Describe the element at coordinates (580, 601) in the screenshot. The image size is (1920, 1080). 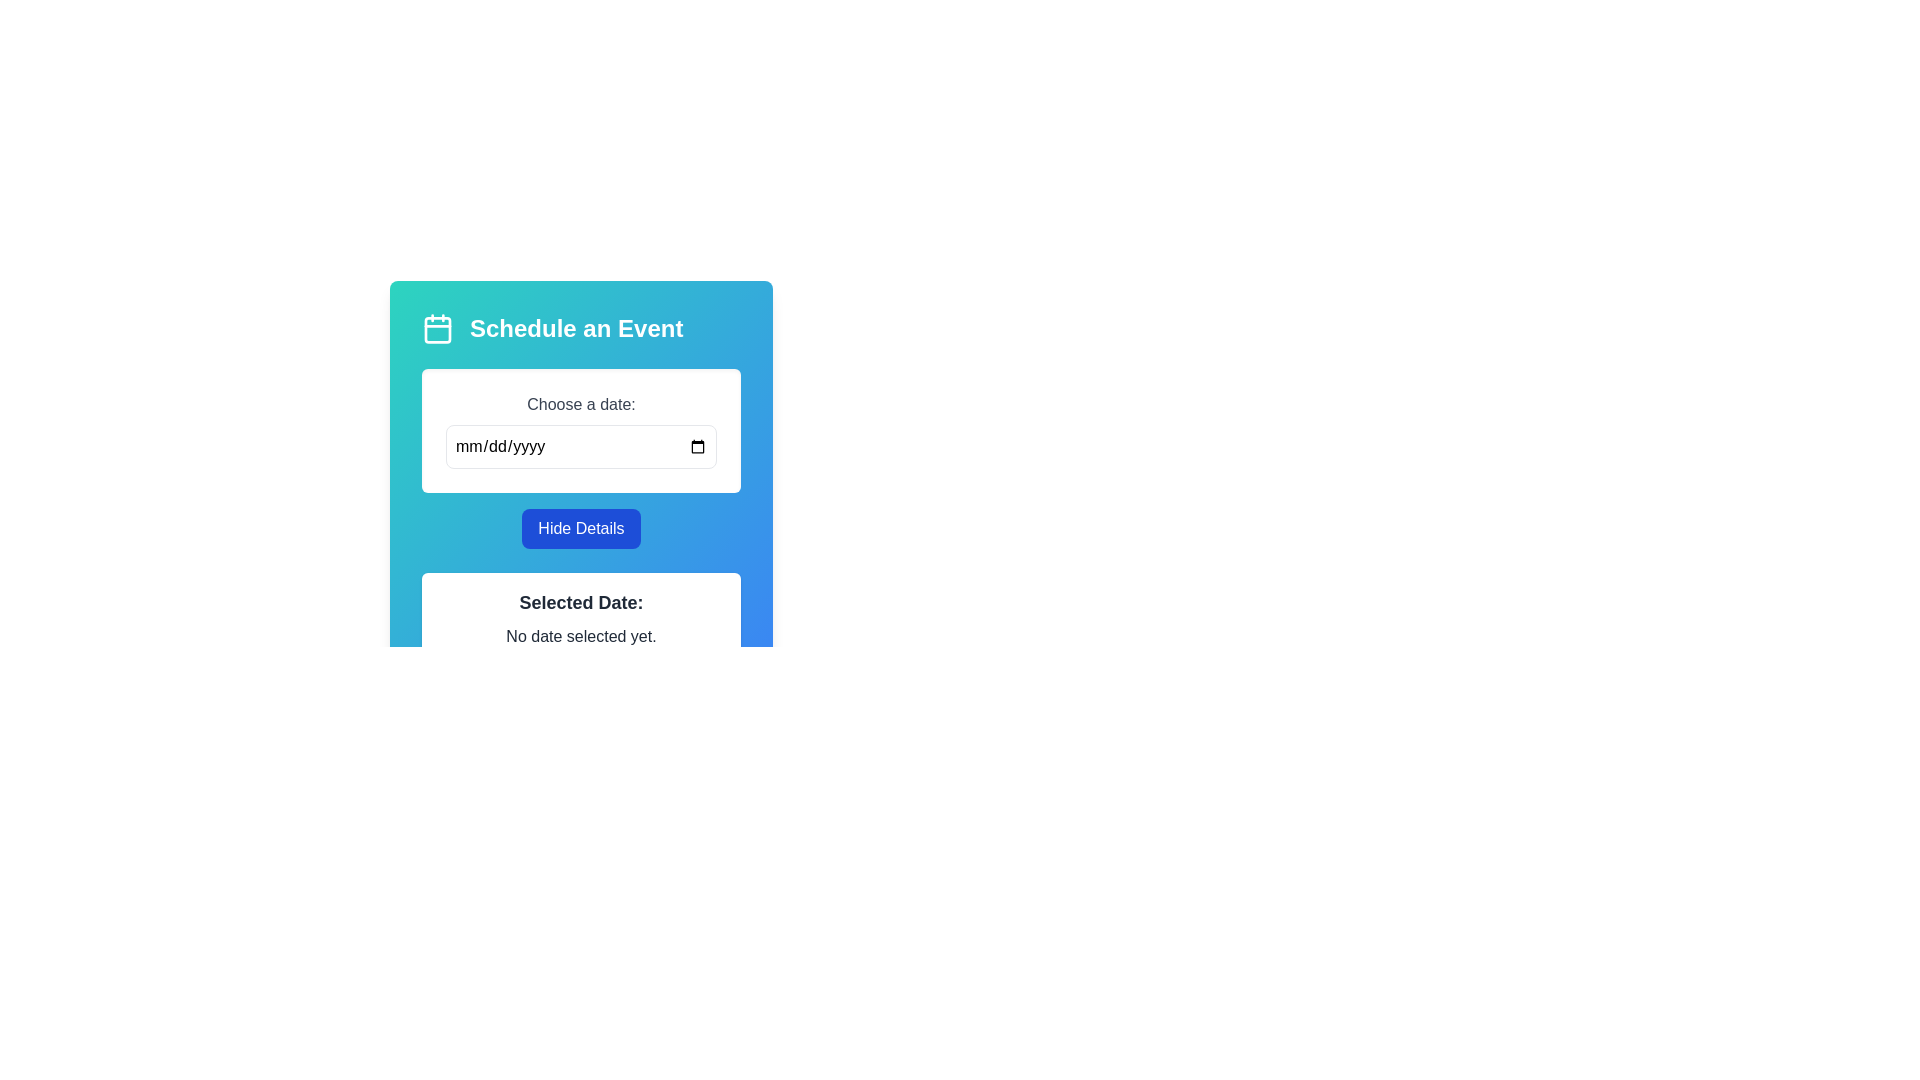
I see `the label text 'Selected Date:' which is styled in bold and located above the text 'No date selected yet.'` at that location.